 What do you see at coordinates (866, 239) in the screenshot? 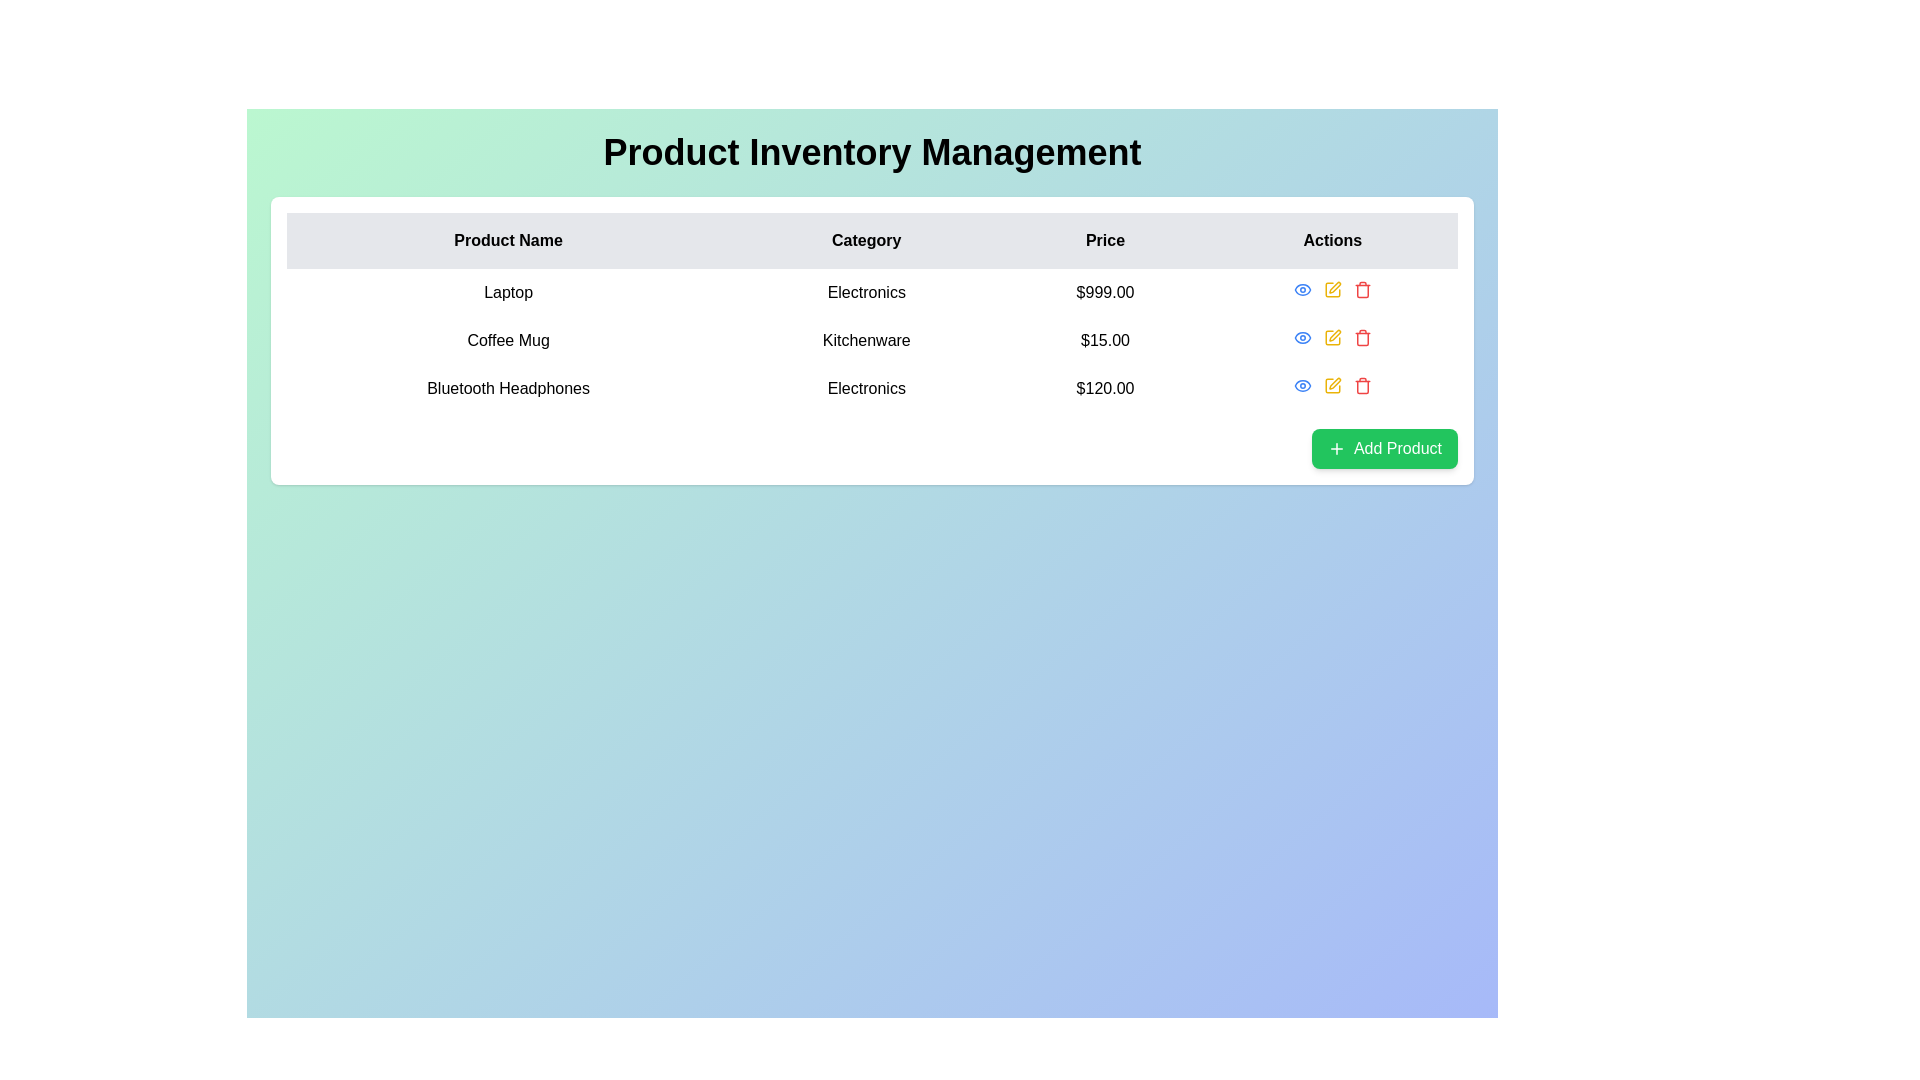
I see `the Table Header labeled 'Category', which is the second column header in a four-column table layout, positioned between 'Product Name' and 'Price'` at bounding box center [866, 239].